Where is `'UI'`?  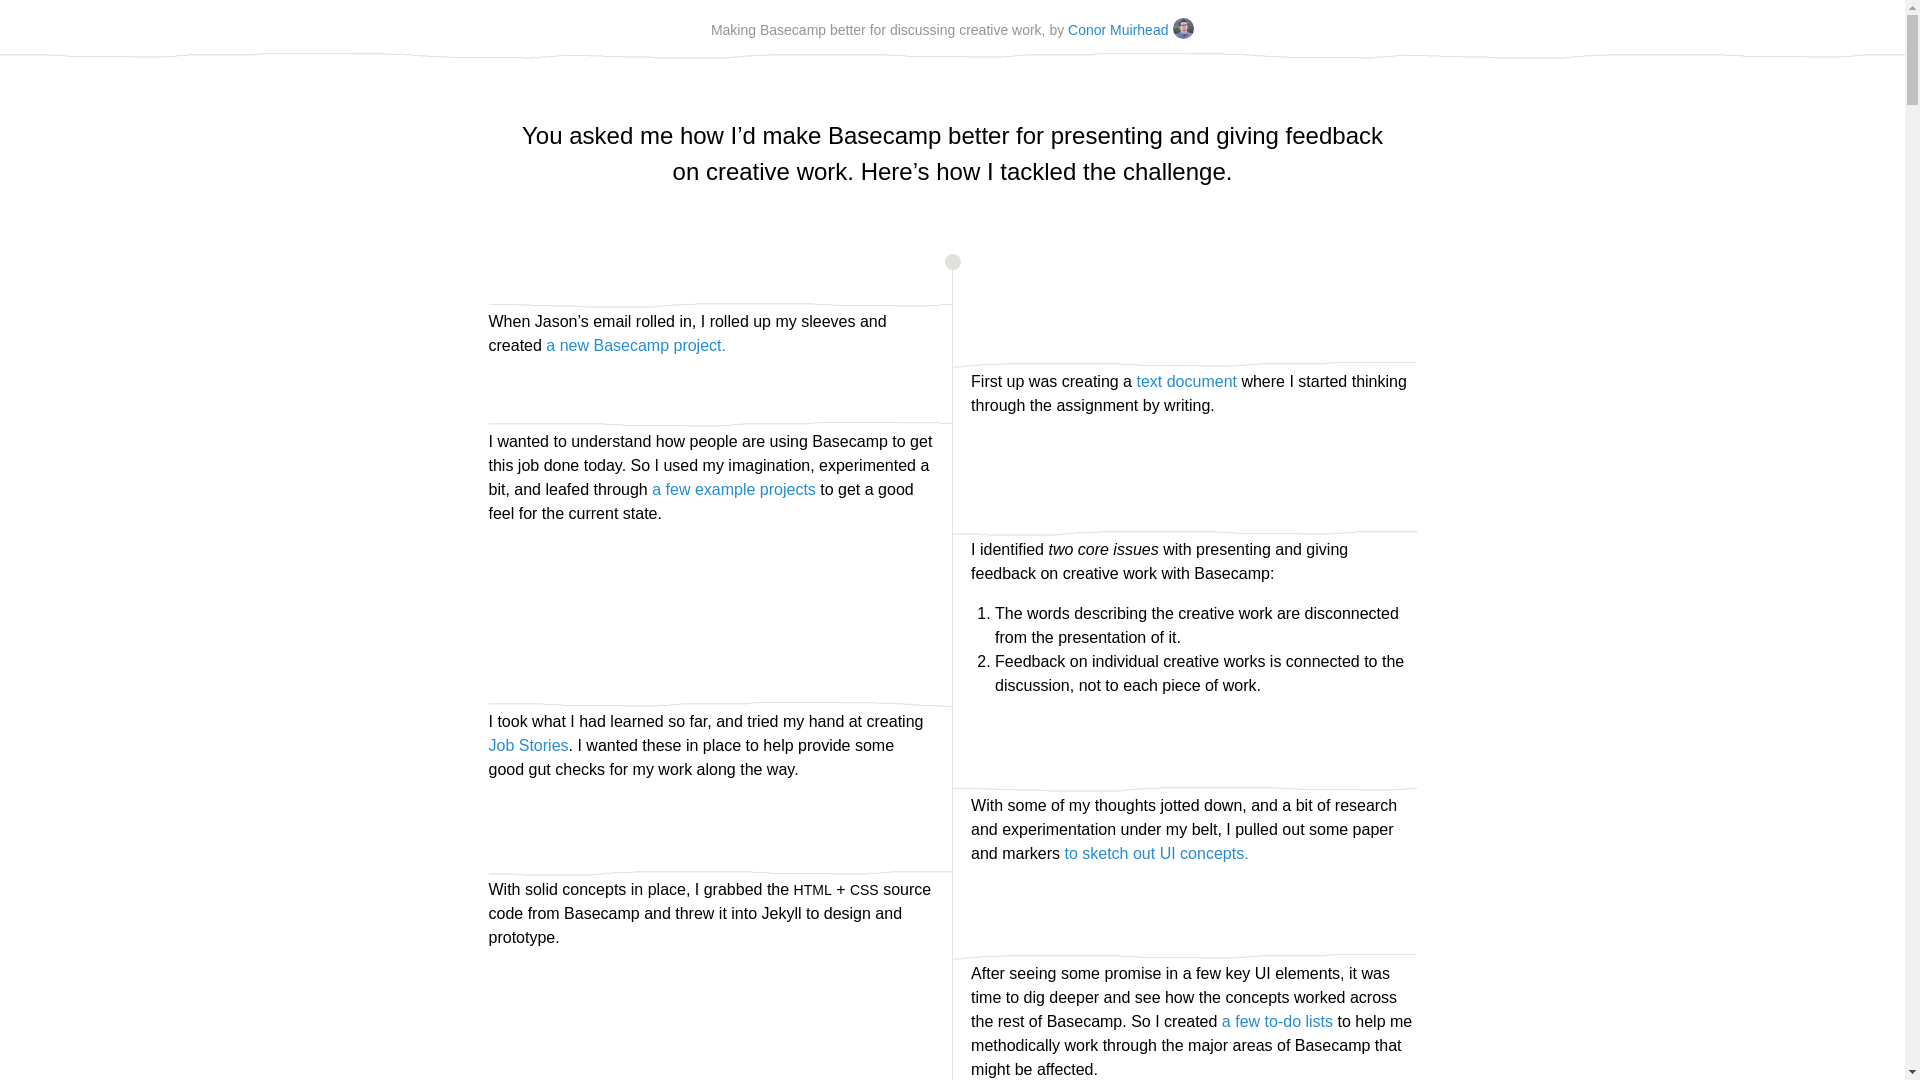 'UI' is located at coordinates (1167, 853).